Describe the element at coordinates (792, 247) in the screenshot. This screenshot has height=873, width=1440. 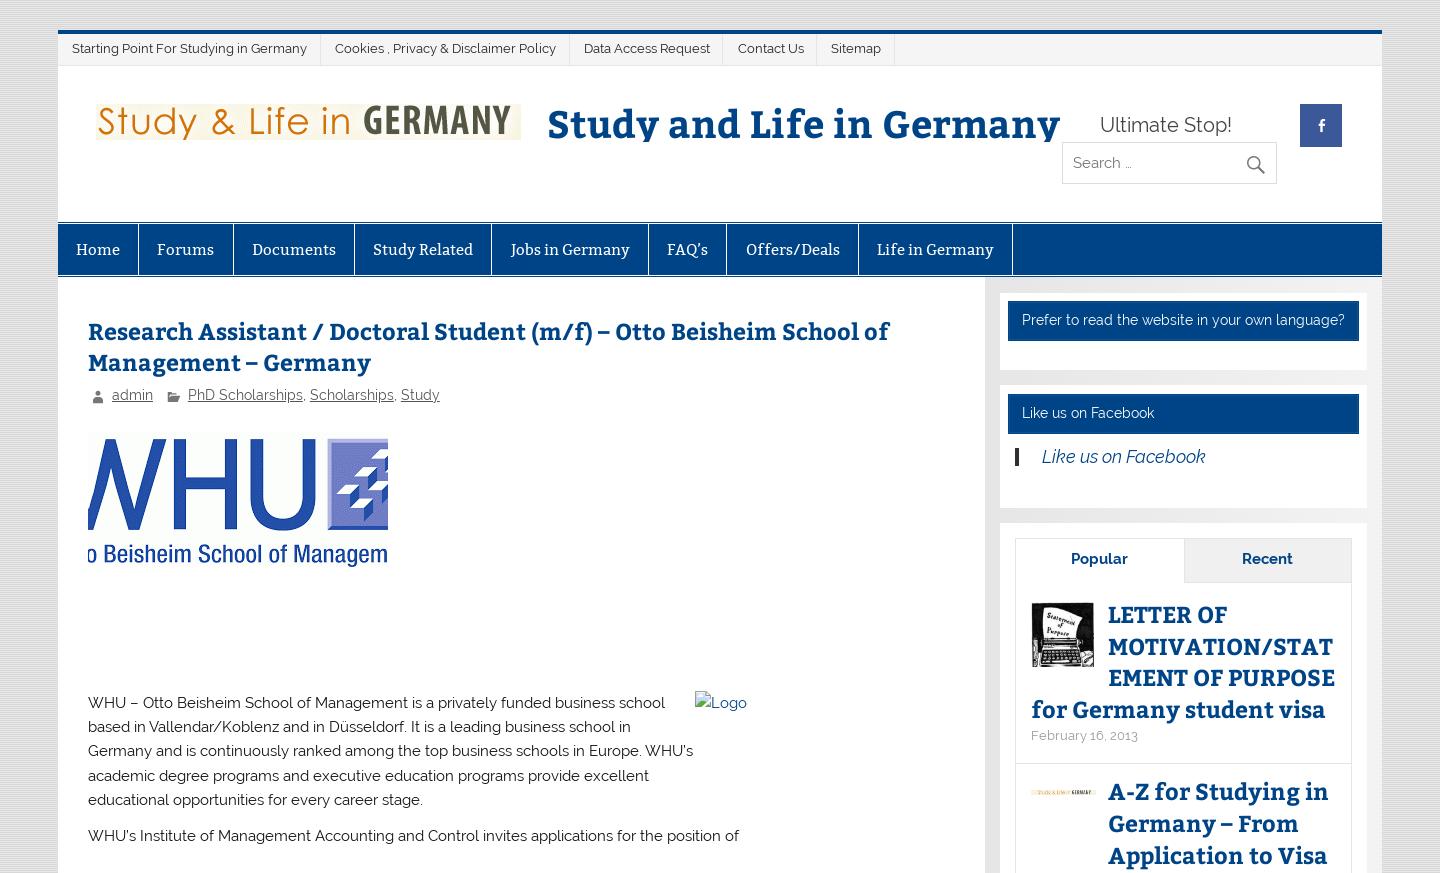
I see `'Offers/Deals'` at that location.